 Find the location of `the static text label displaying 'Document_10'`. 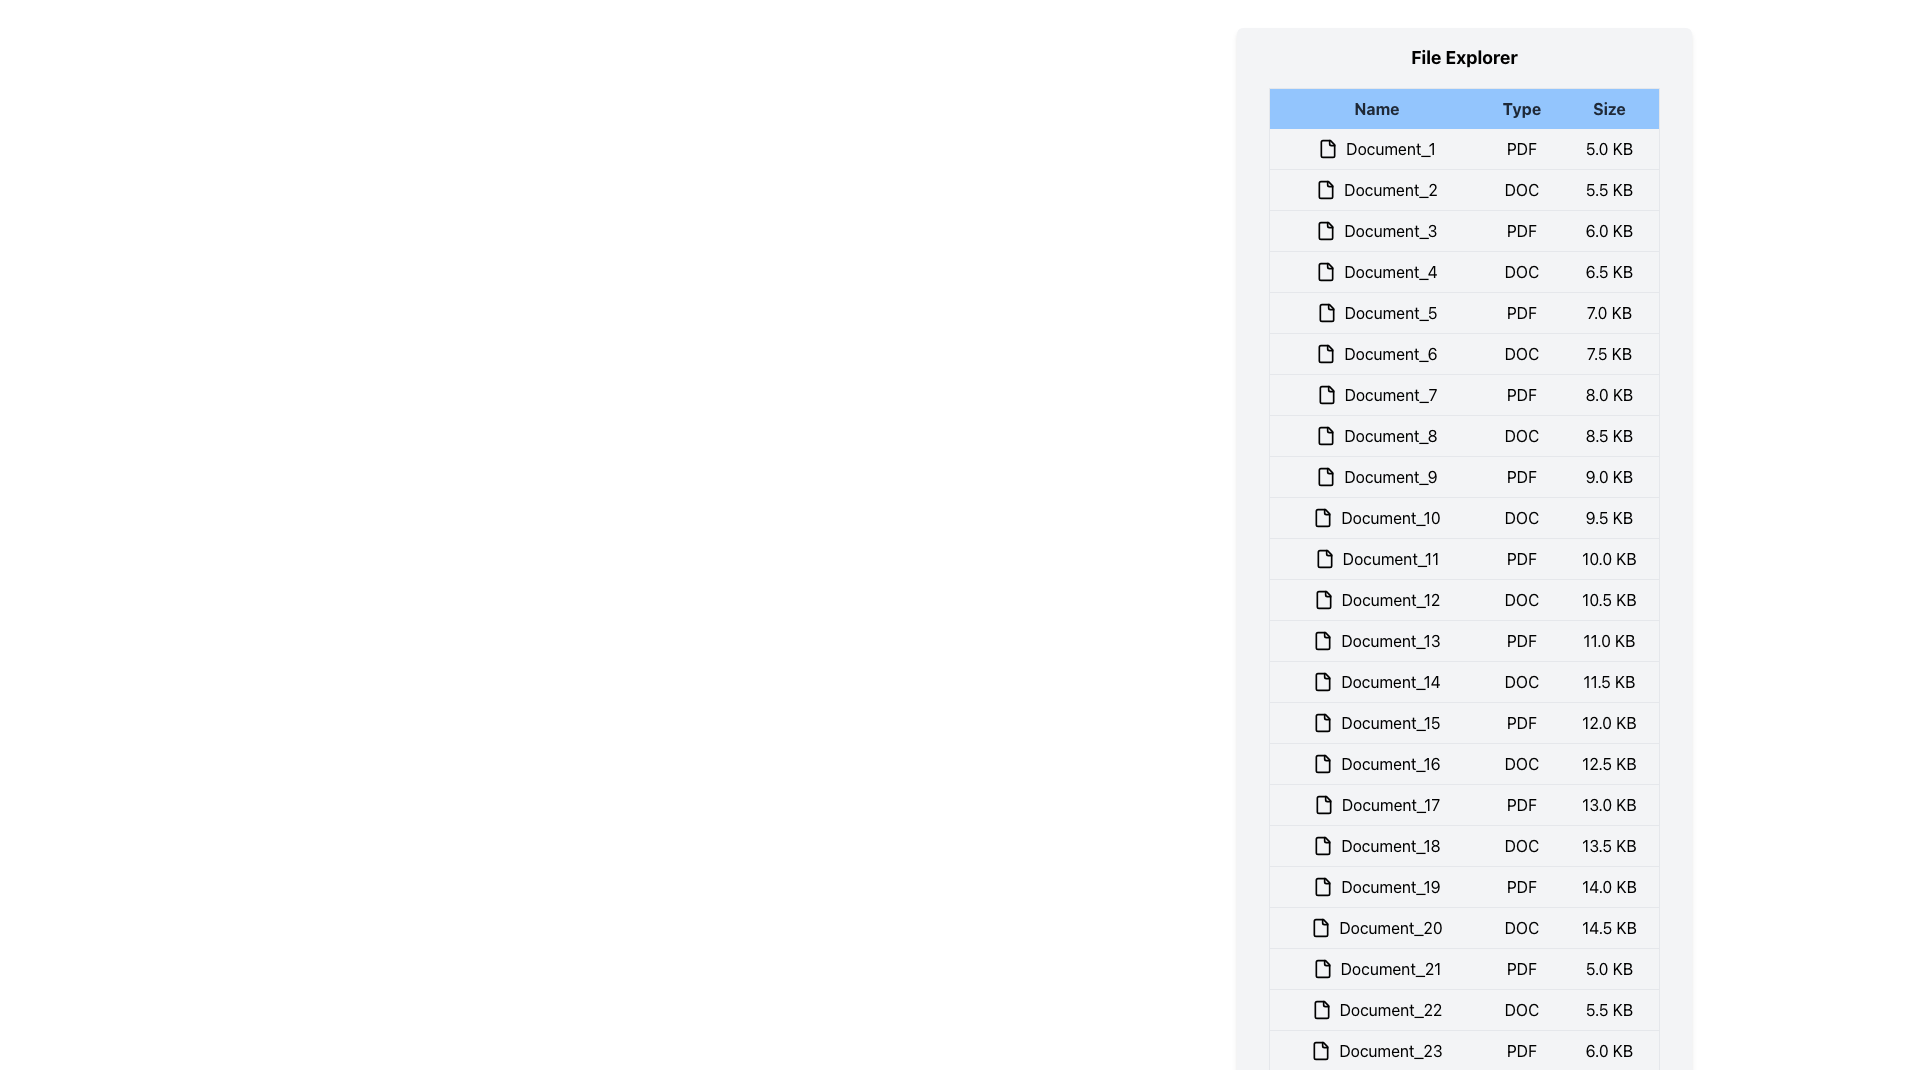

the static text label displaying 'Document_10' is located at coordinates (1376, 516).